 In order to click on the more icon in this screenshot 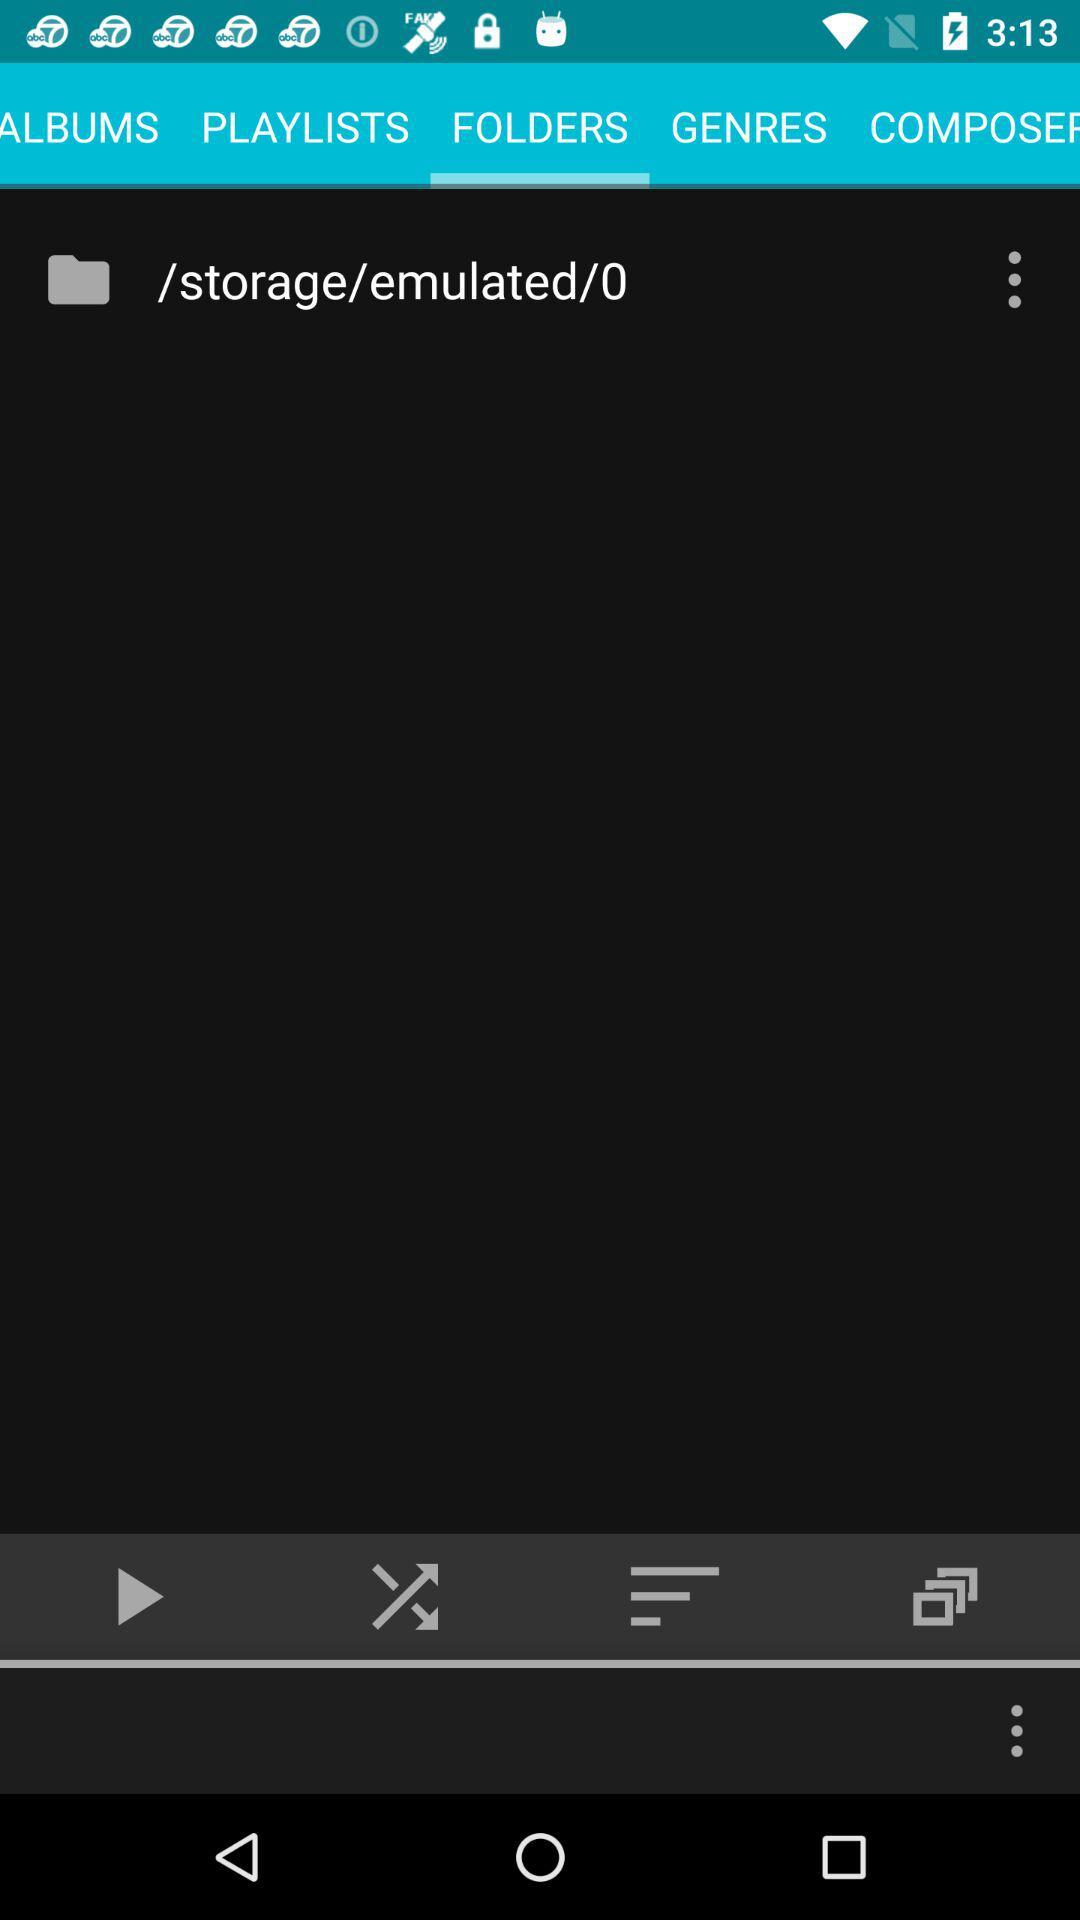, I will do `click(1017, 1730)`.